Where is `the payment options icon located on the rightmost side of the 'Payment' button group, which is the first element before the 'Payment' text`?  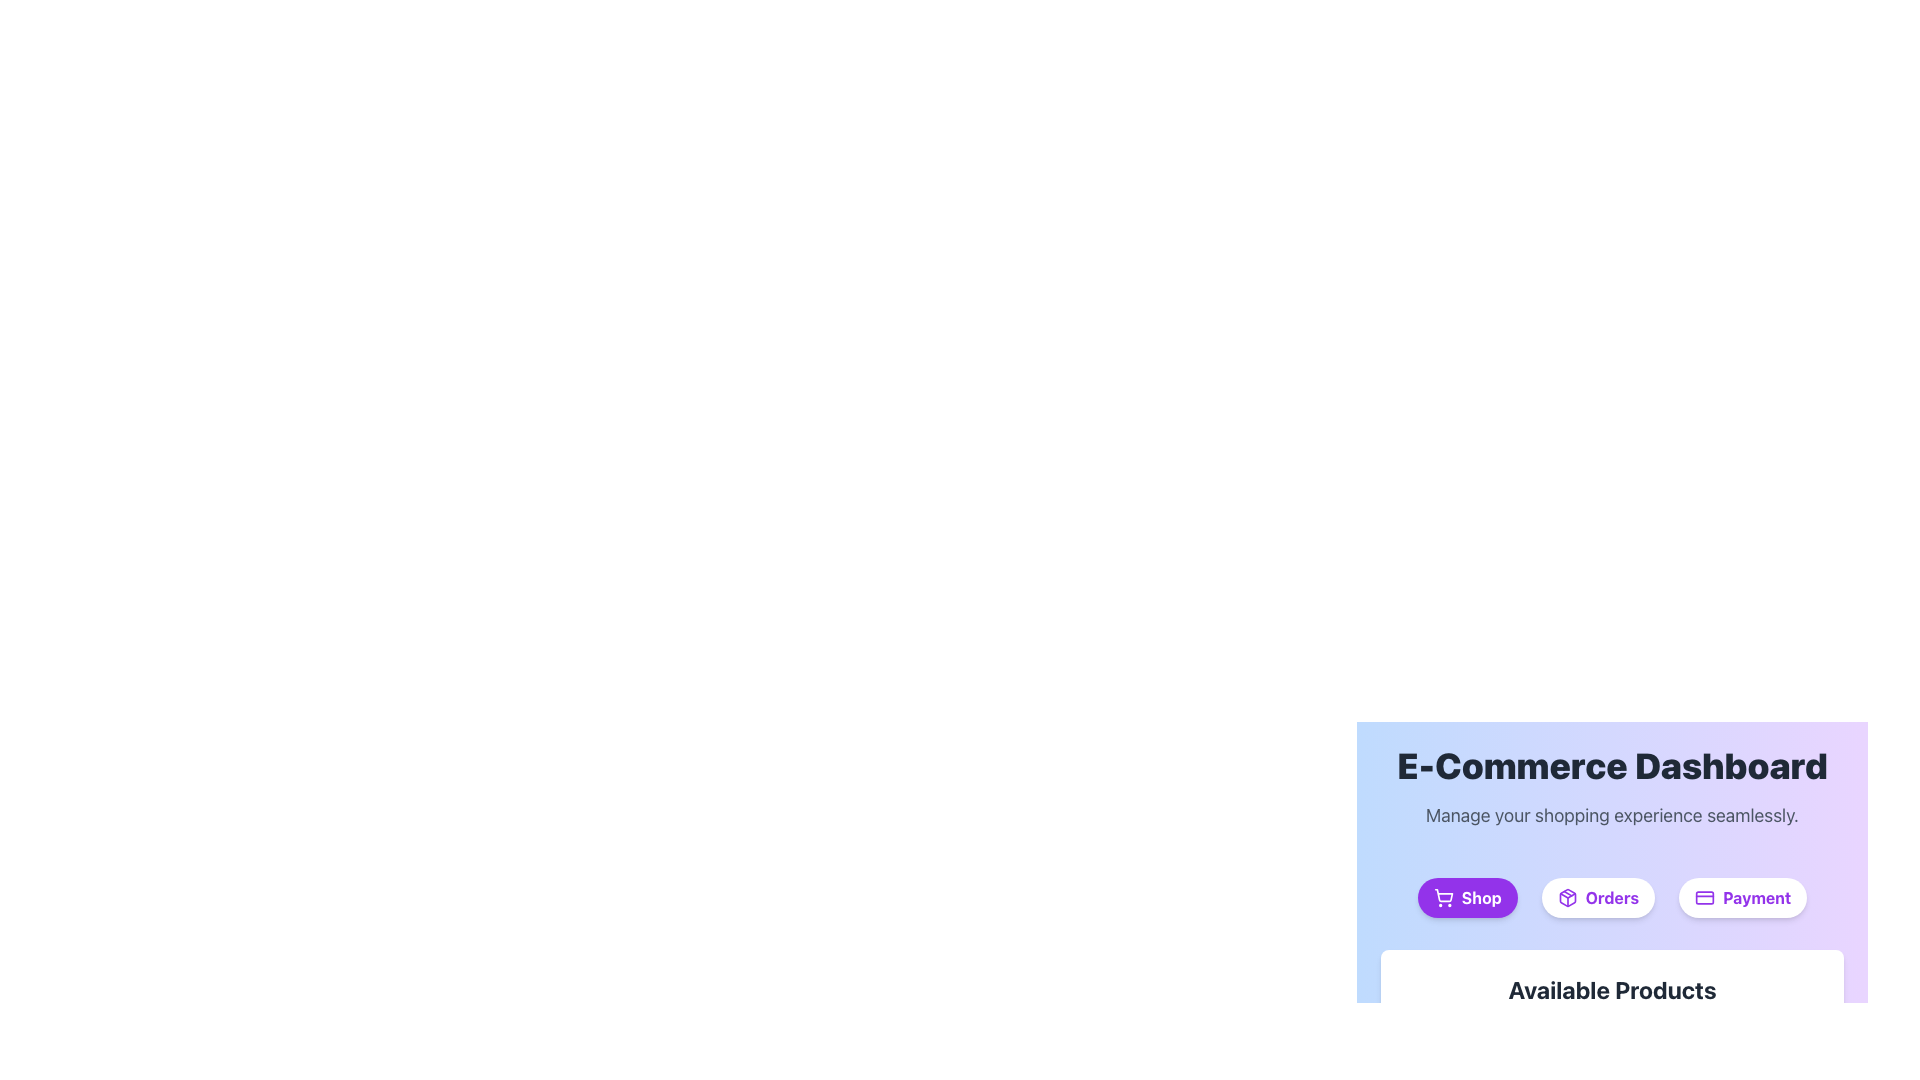 the payment options icon located on the rightmost side of the 'Payment' button group, which is the first element before the 'Payment' text is located at coordinates (1703, 897).